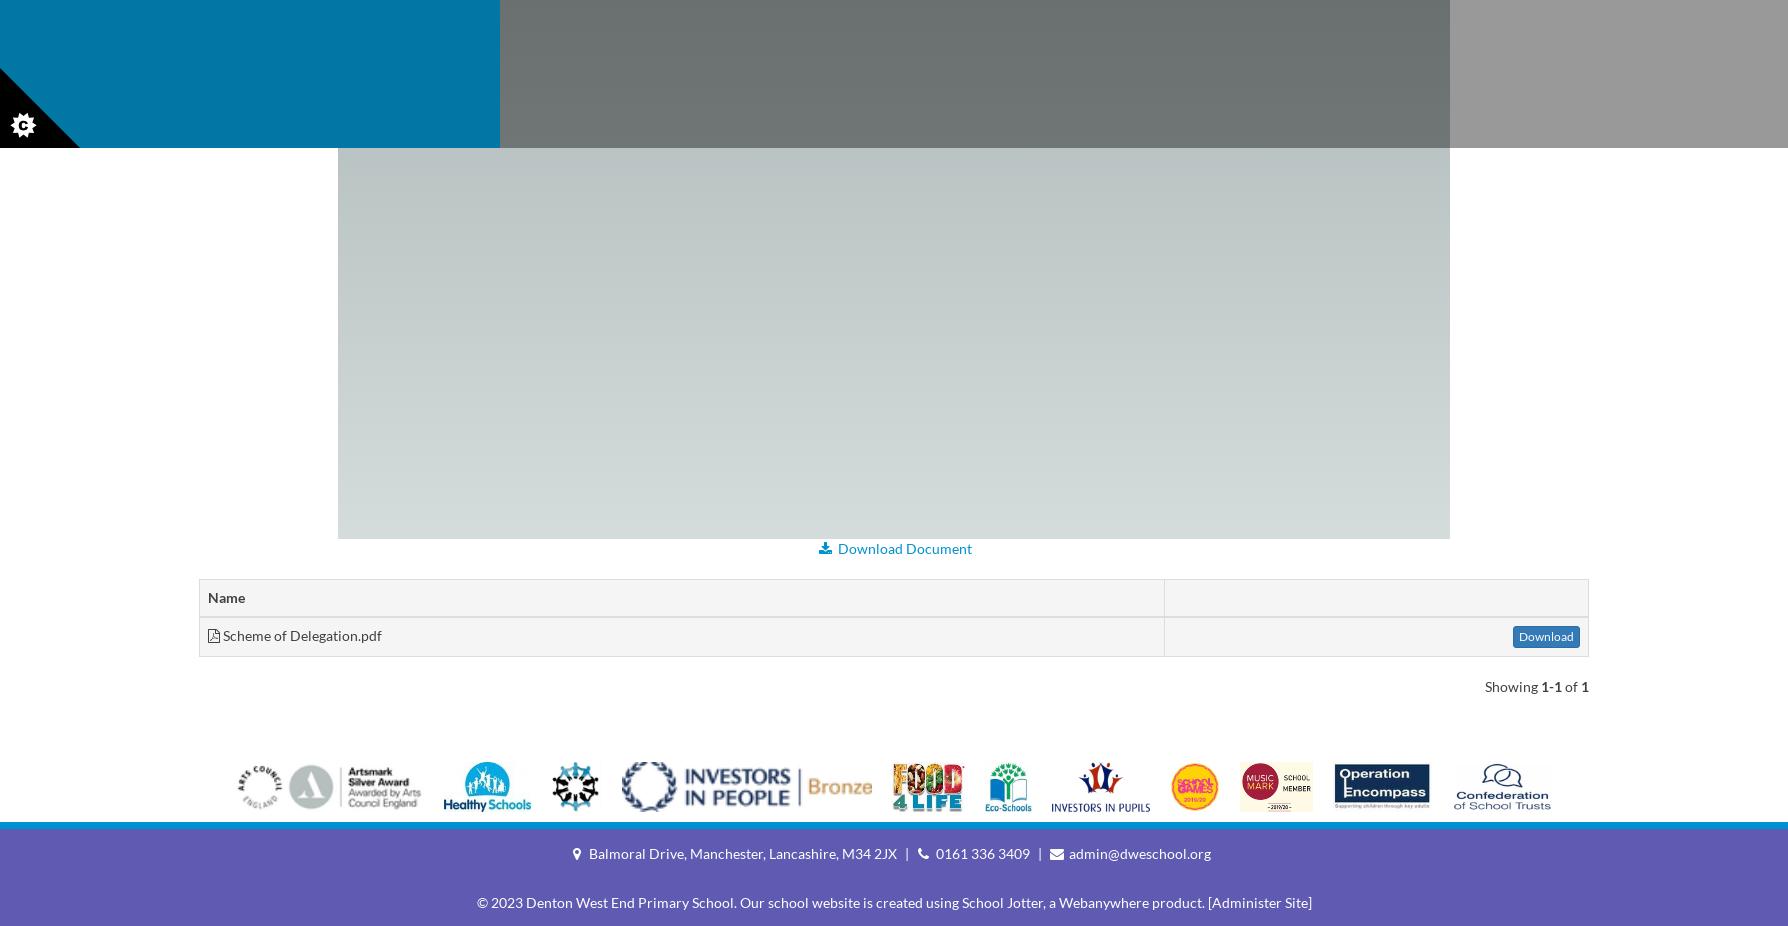 The width and height of the screenshot is (1788, 926). I want to click on 'Name', so click(225, 595).